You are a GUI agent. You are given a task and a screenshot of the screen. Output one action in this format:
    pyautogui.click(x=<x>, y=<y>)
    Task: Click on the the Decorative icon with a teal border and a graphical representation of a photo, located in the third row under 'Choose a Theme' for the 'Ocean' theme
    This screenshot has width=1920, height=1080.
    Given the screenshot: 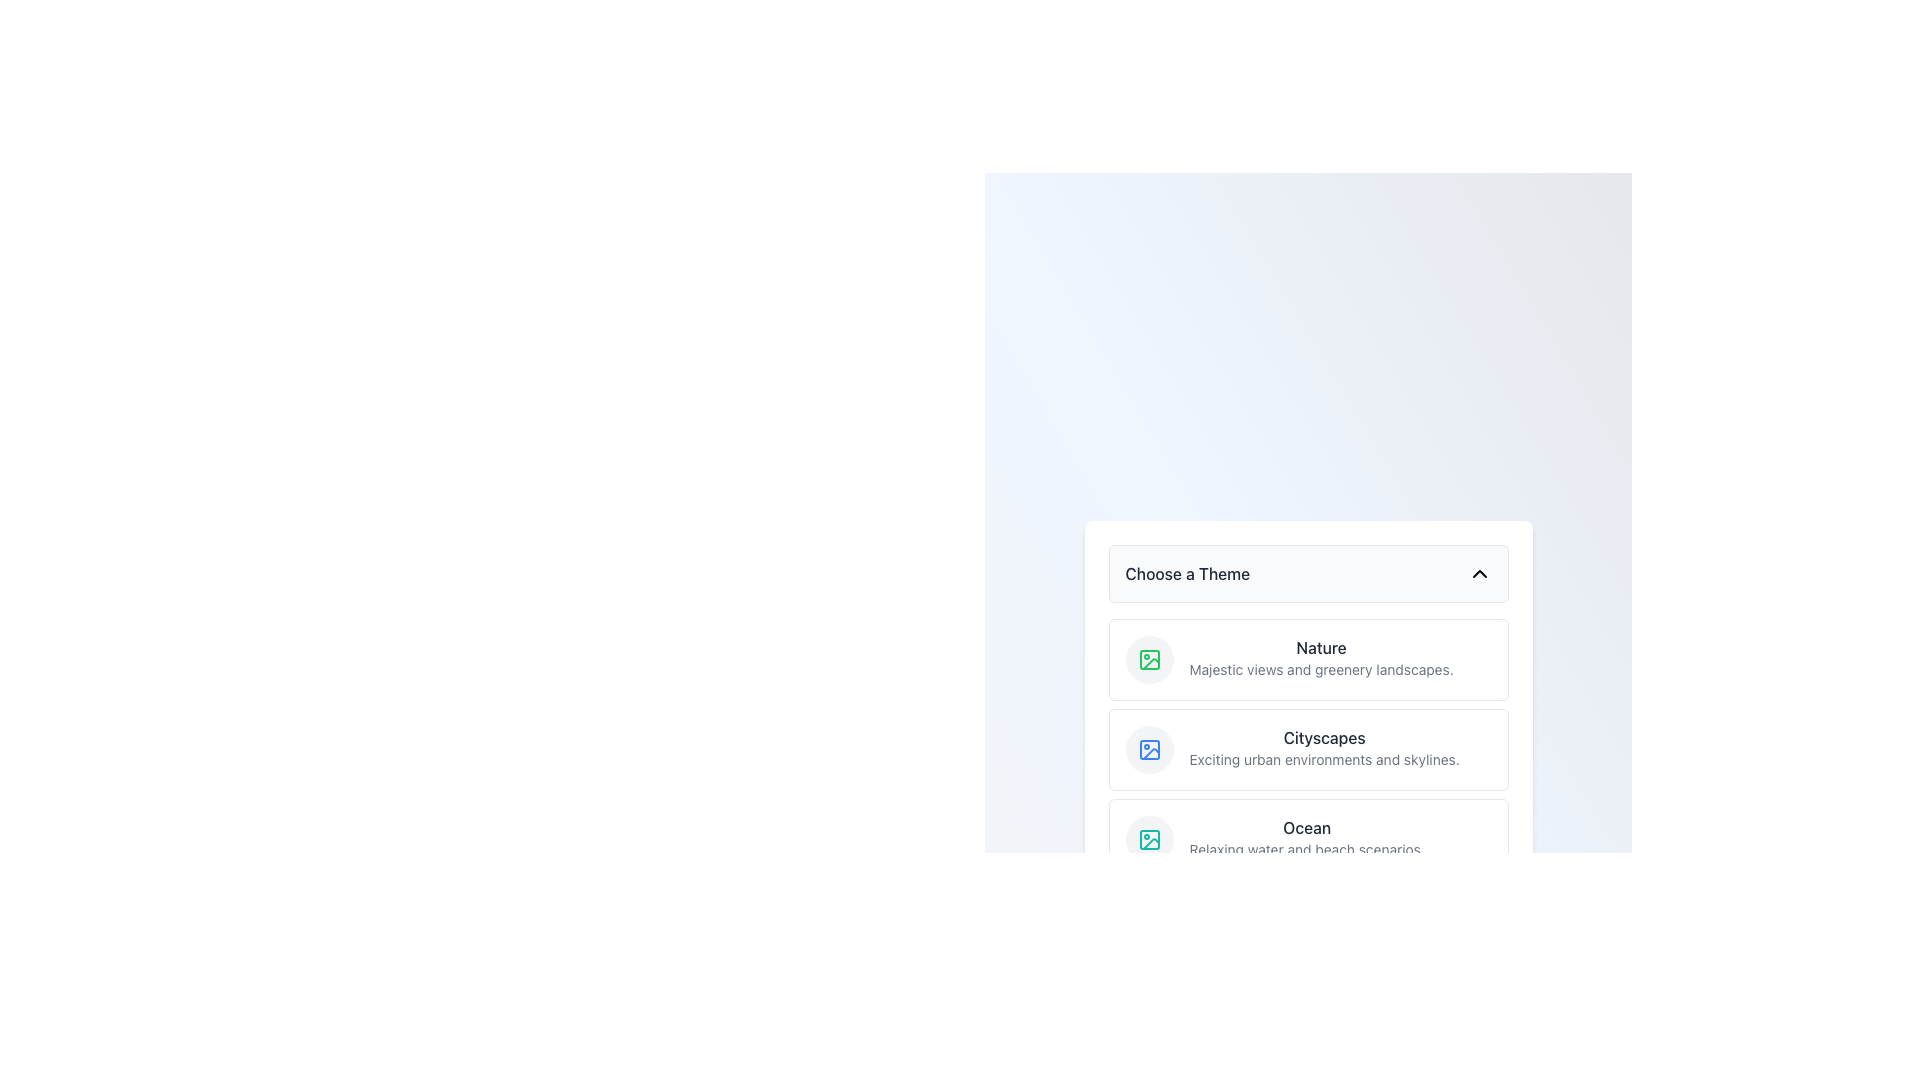 What is the action you would take?
    pyautogui.click(x=1149, y=840)
    